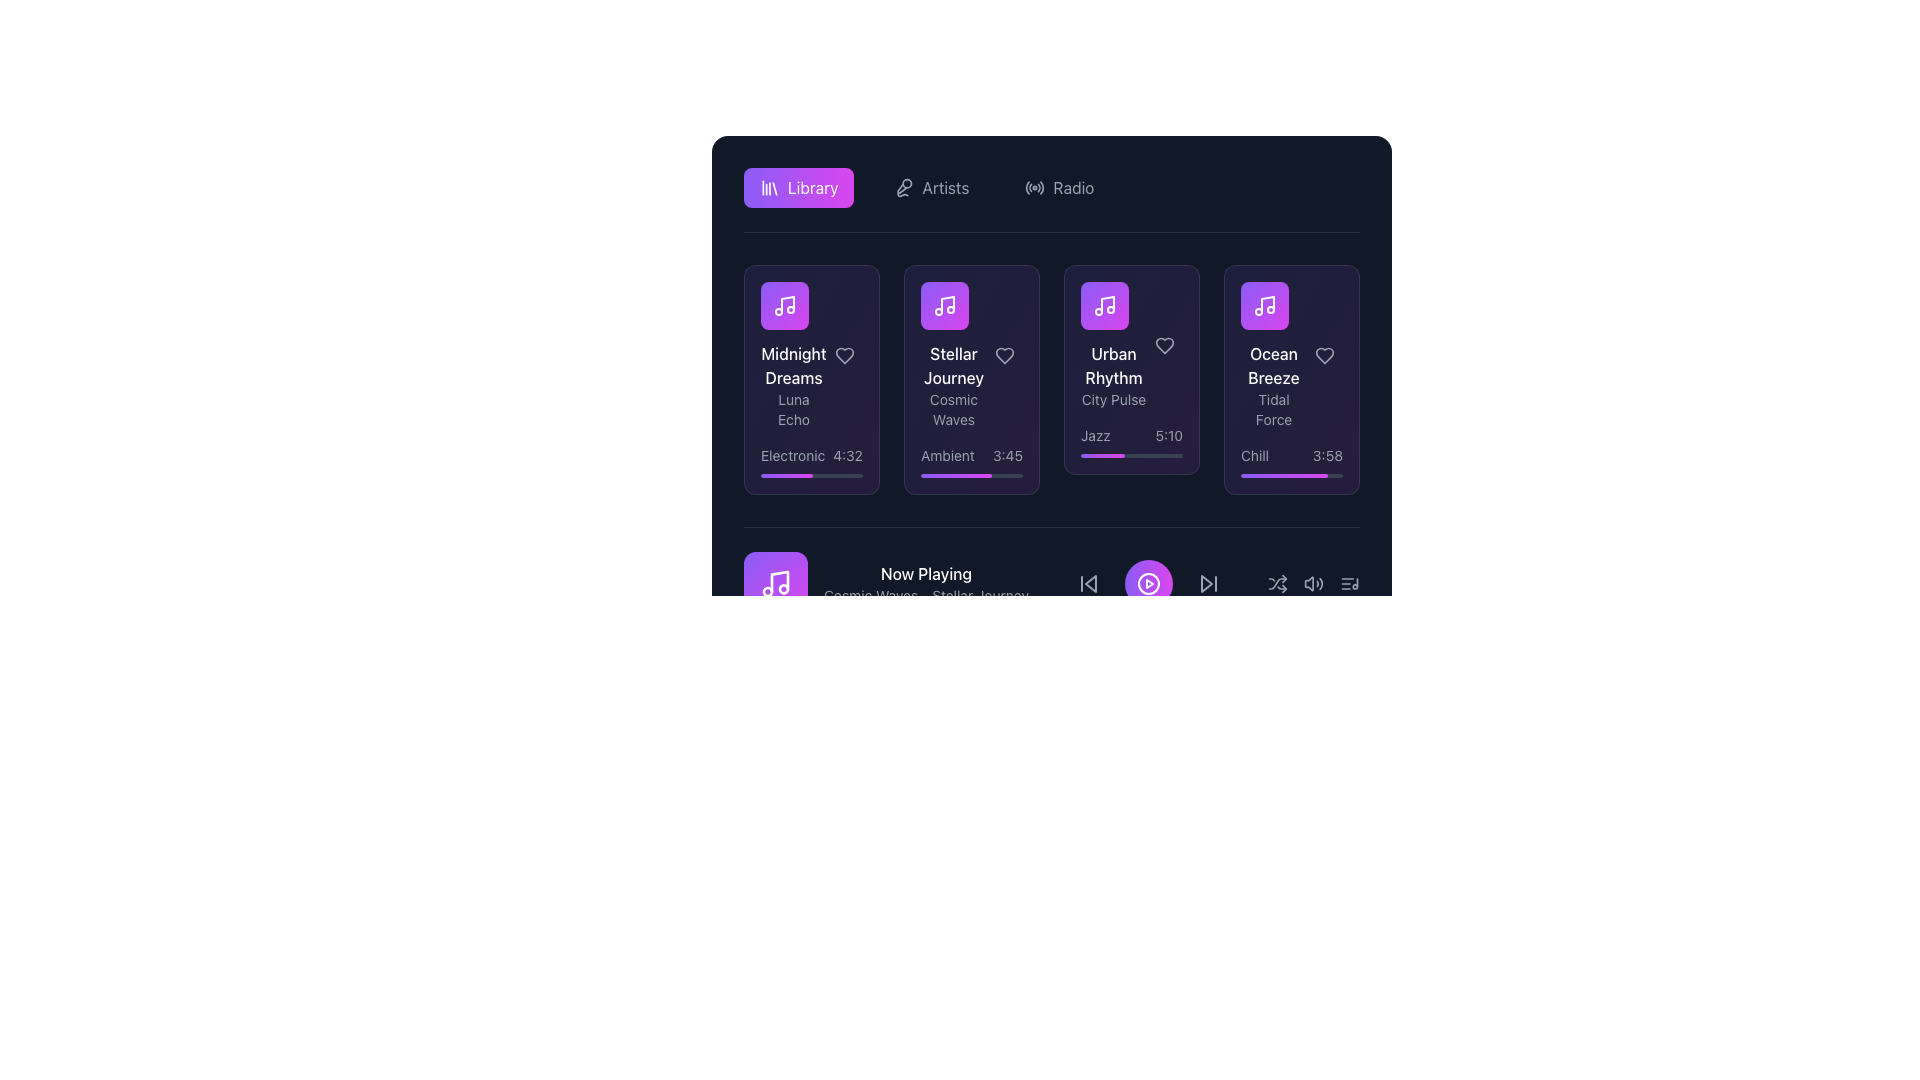  I want to click on the heart-shaped icon in the top-right corner of the 'Stellar Journey' card to favorite or unfavorite the item, so click(1004, 354).